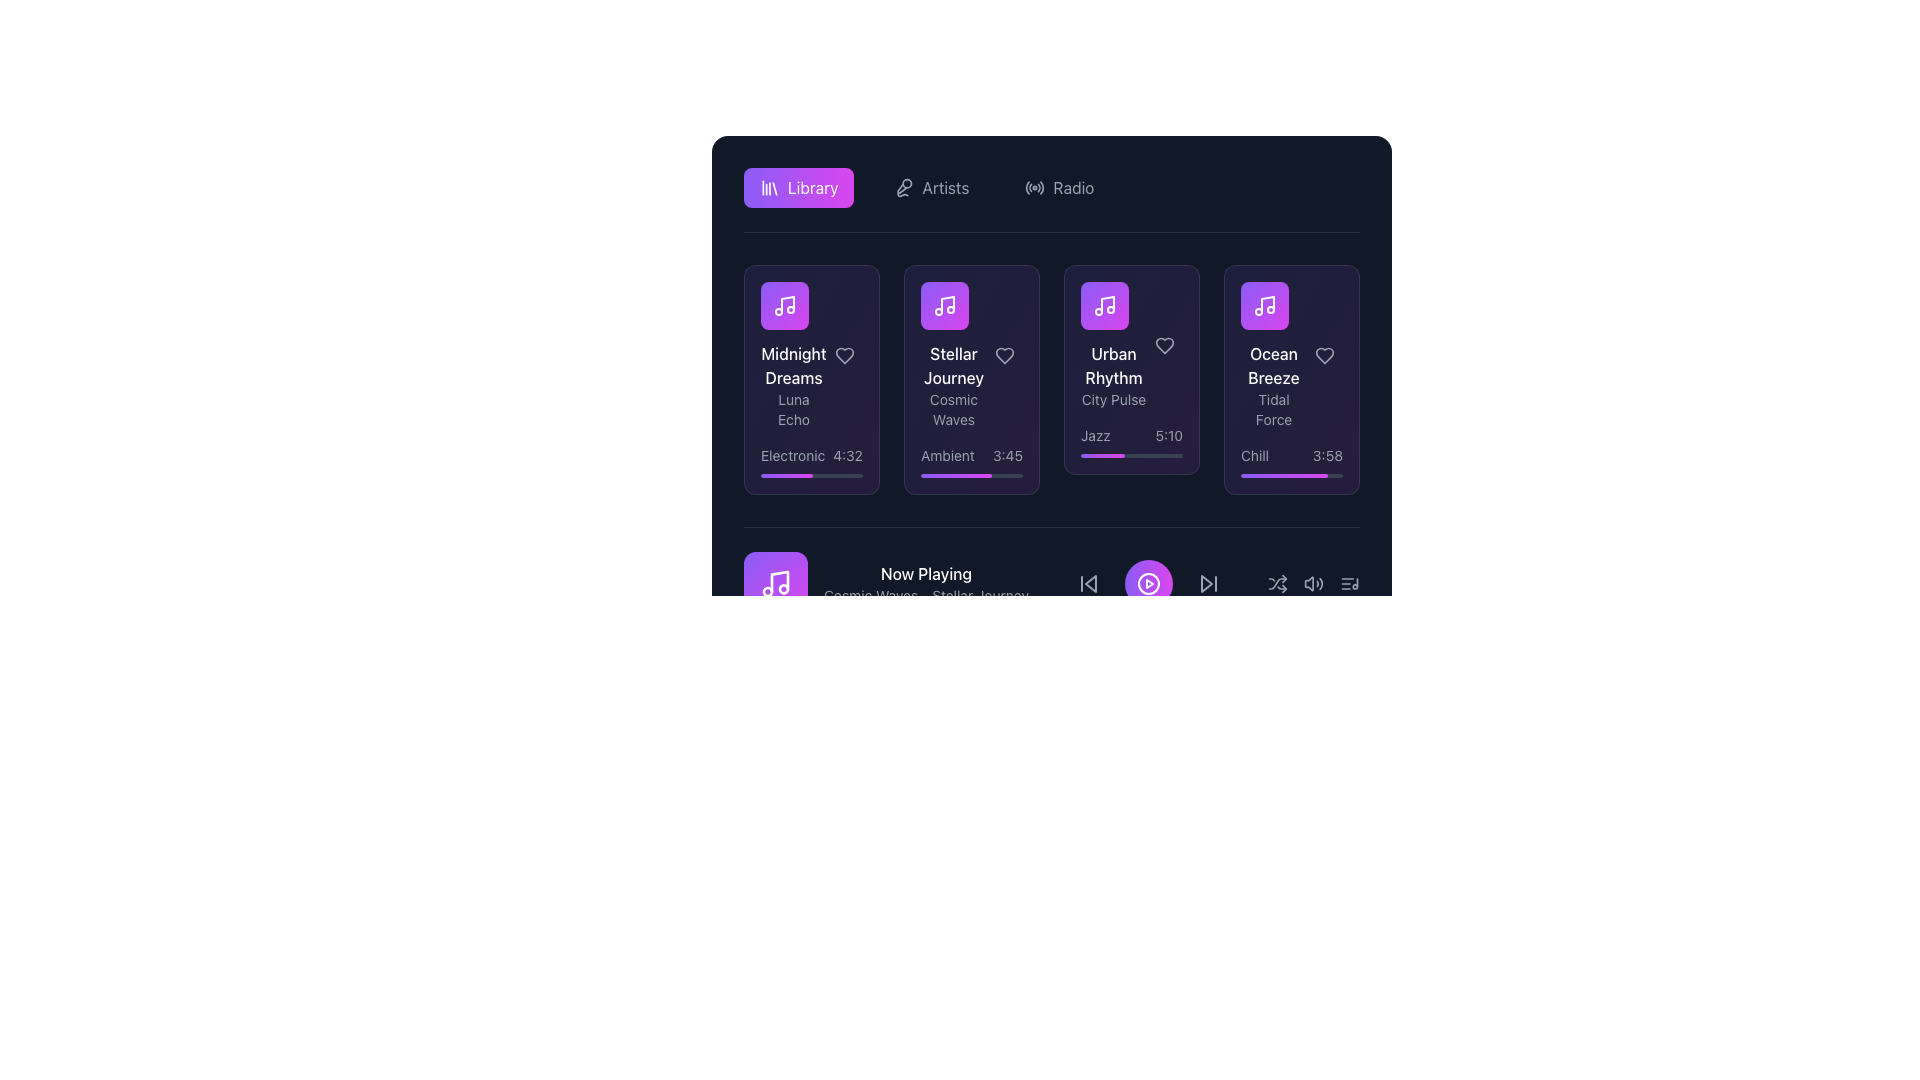  I want to click on the heart-shaped icon in the top-right corner of the 'Stellar Journey' card to favorite or unfavorite the item, so click(1004, 354).